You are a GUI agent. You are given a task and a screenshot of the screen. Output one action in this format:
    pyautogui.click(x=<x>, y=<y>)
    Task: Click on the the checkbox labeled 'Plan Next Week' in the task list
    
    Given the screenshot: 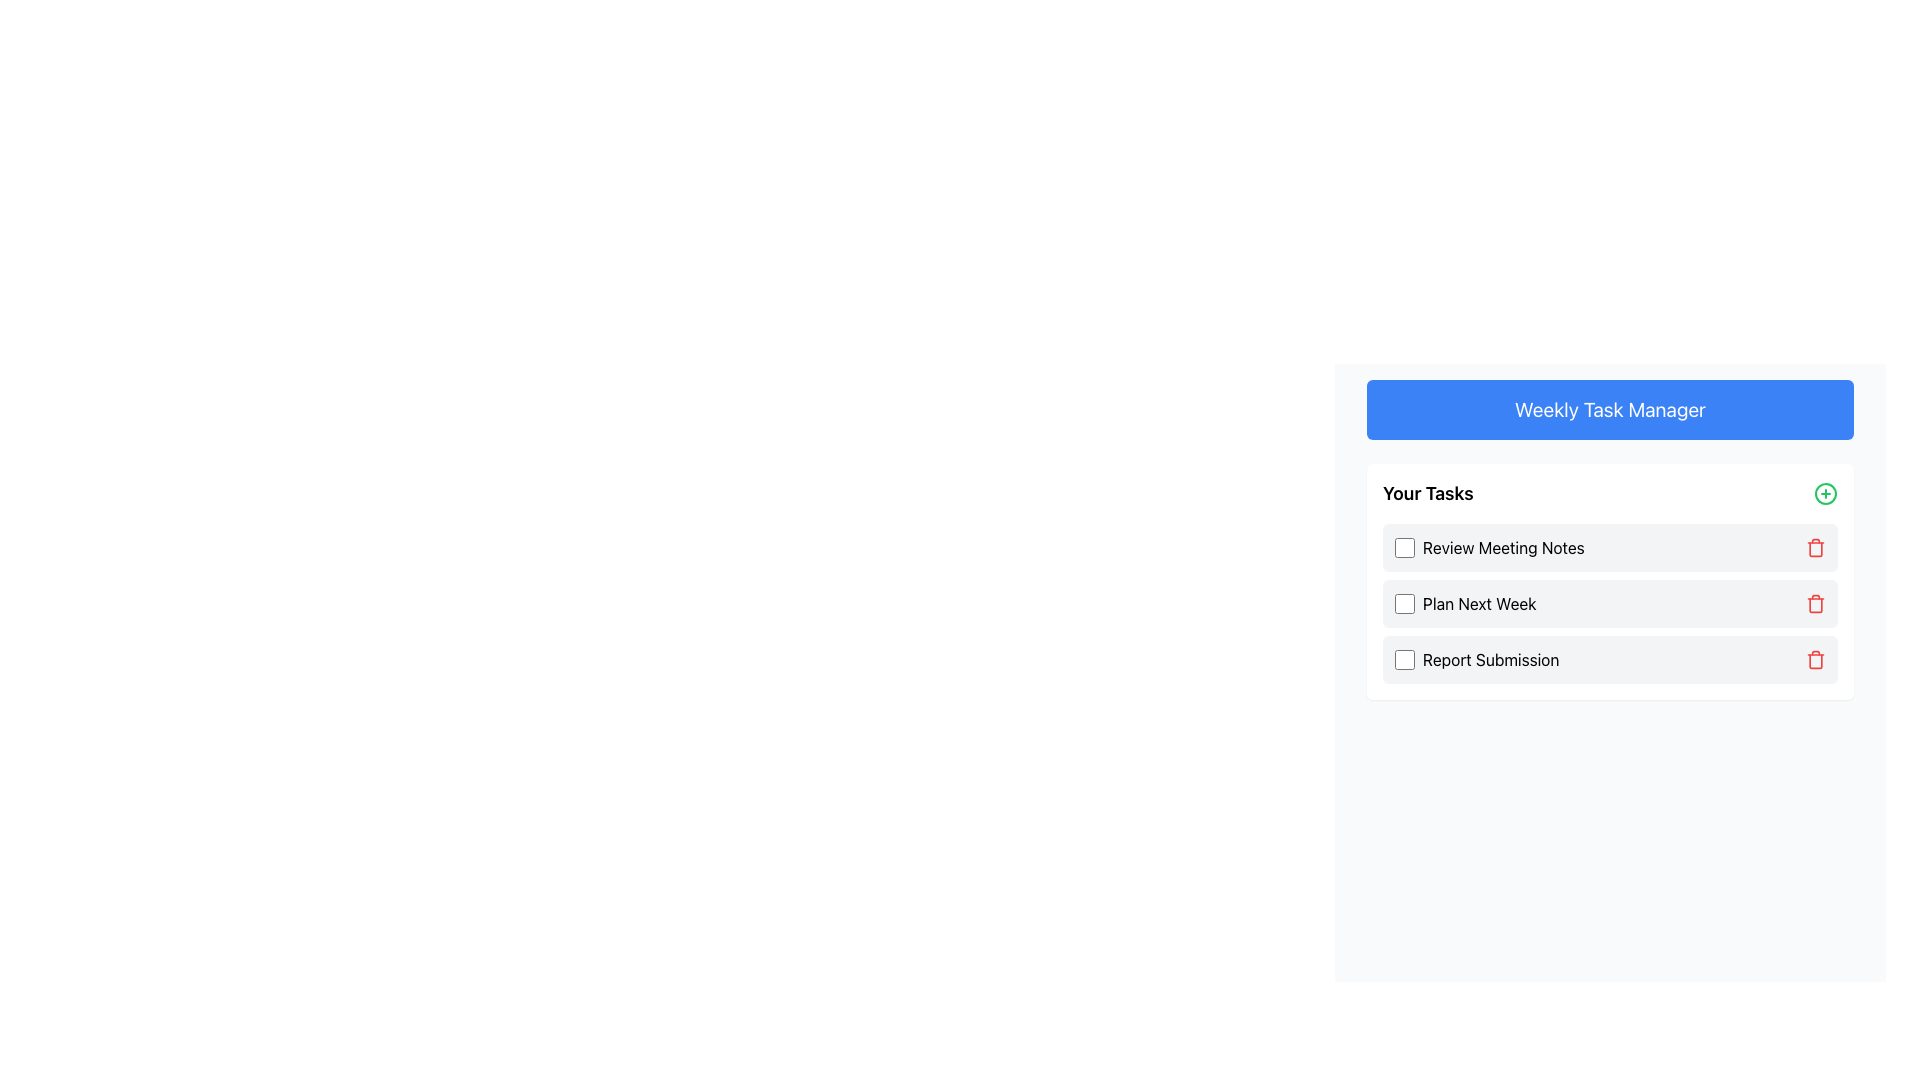 What is the action you would take?
    pyautogui.click(x=1404, y=603)
    